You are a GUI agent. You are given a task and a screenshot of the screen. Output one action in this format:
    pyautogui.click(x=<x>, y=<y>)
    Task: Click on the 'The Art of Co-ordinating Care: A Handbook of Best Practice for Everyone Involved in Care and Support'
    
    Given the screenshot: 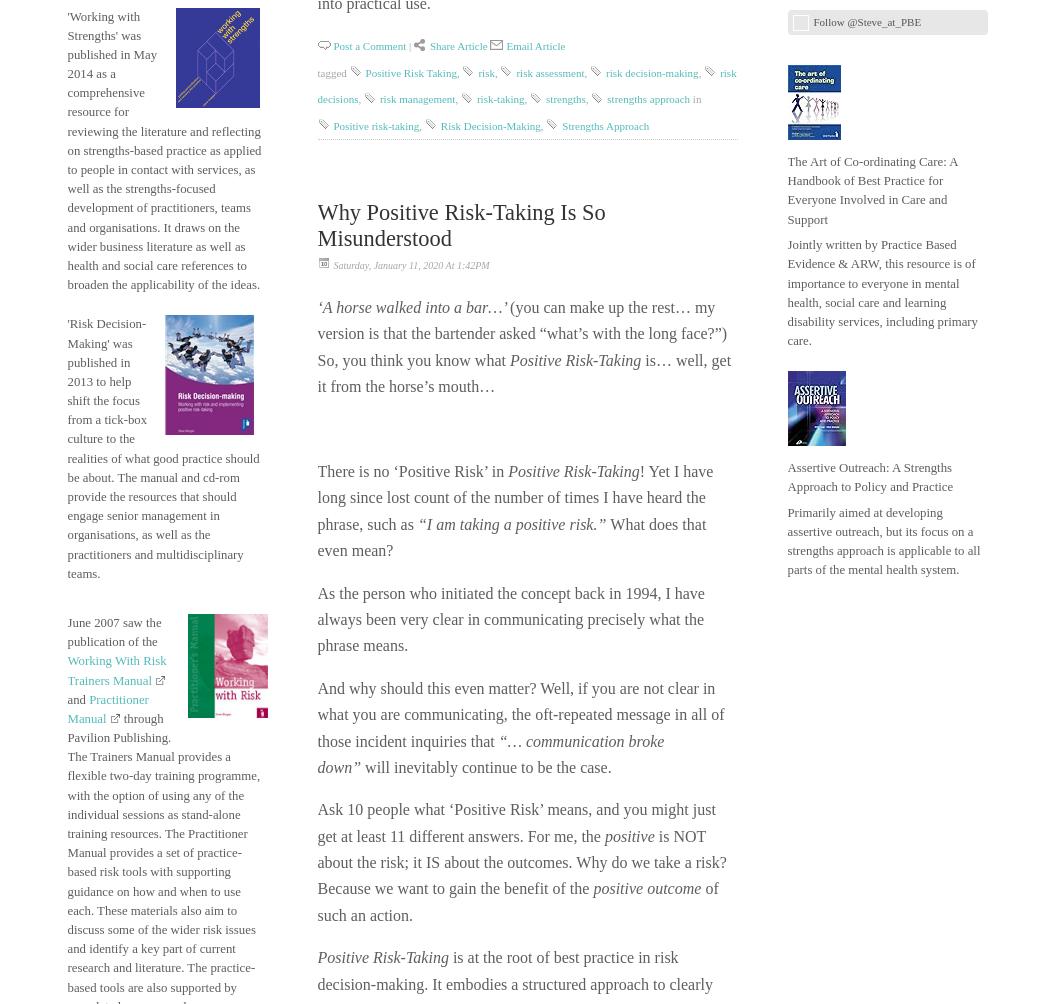 What is the action you would take?
    pyautogui.click(x=871, y=189)
    